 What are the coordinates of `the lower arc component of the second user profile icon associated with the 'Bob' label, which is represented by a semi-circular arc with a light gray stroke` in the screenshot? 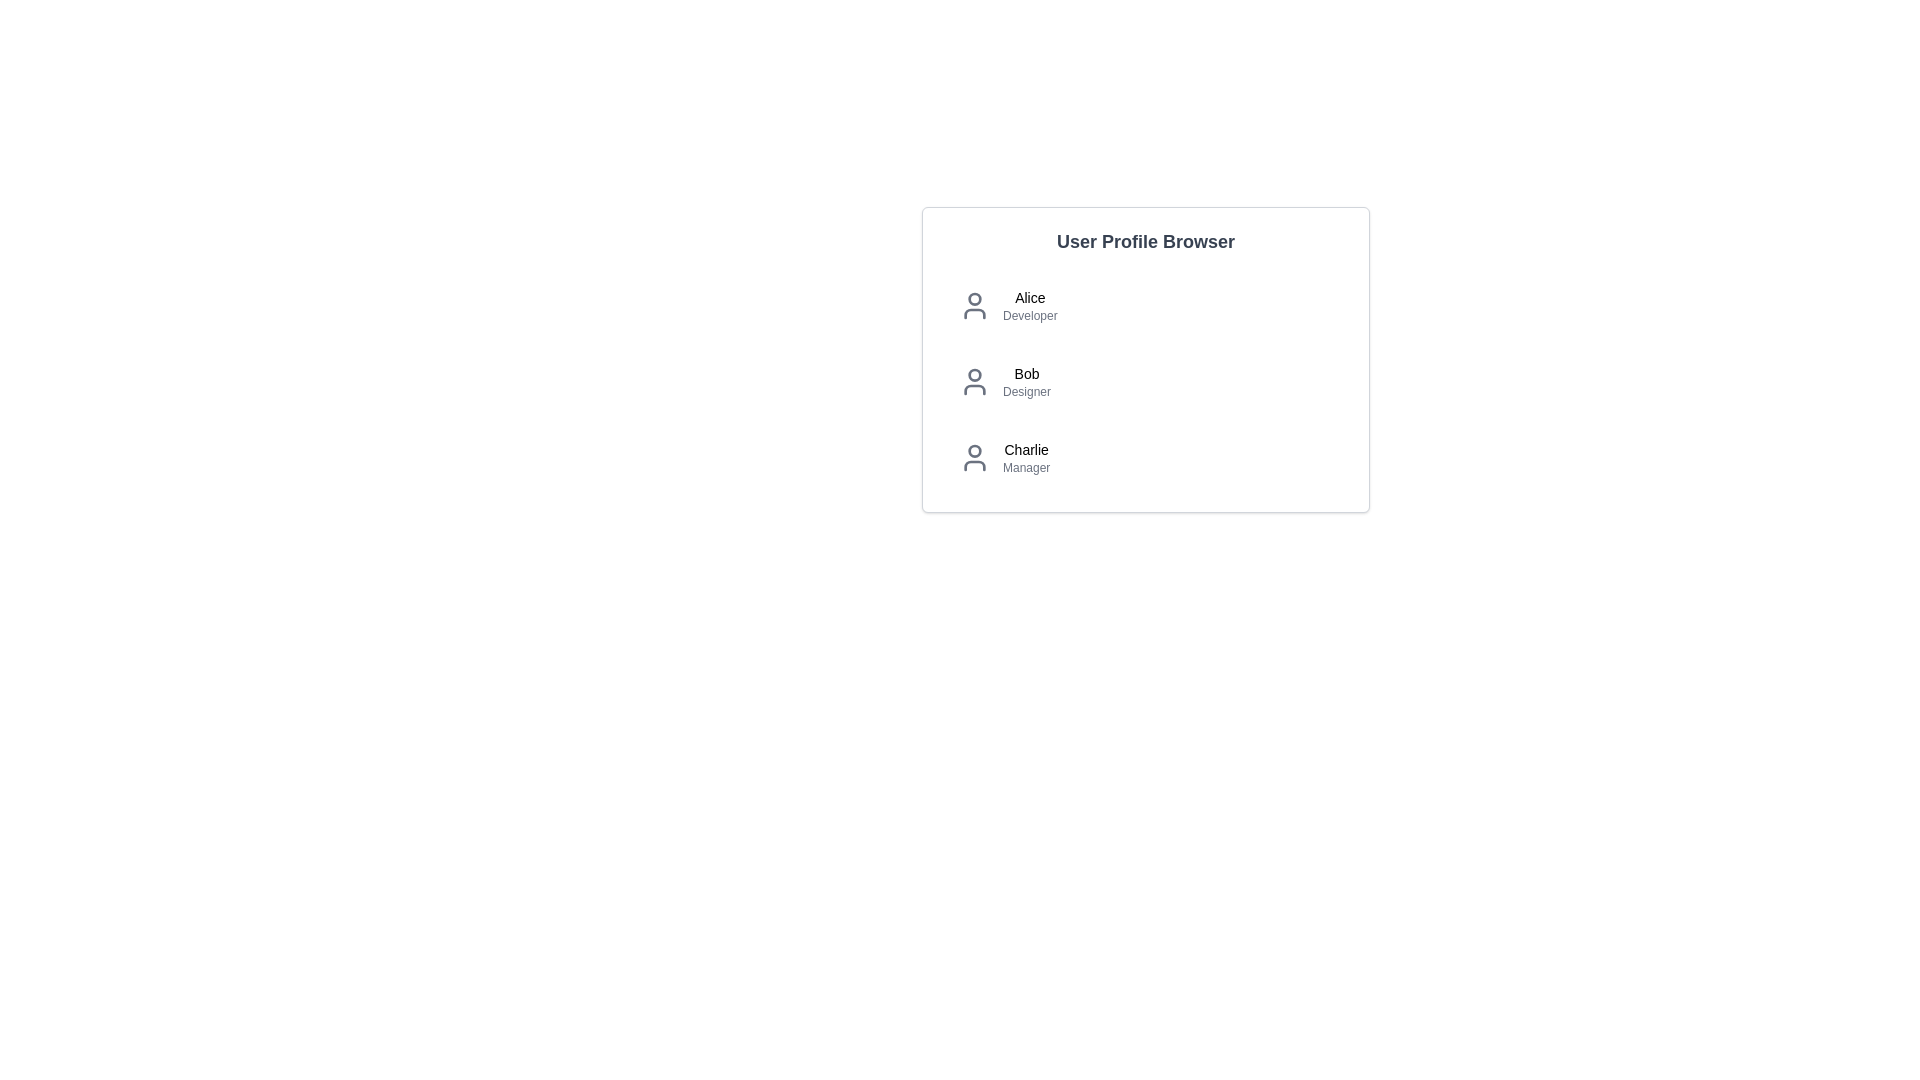 It's located at (974, 389).